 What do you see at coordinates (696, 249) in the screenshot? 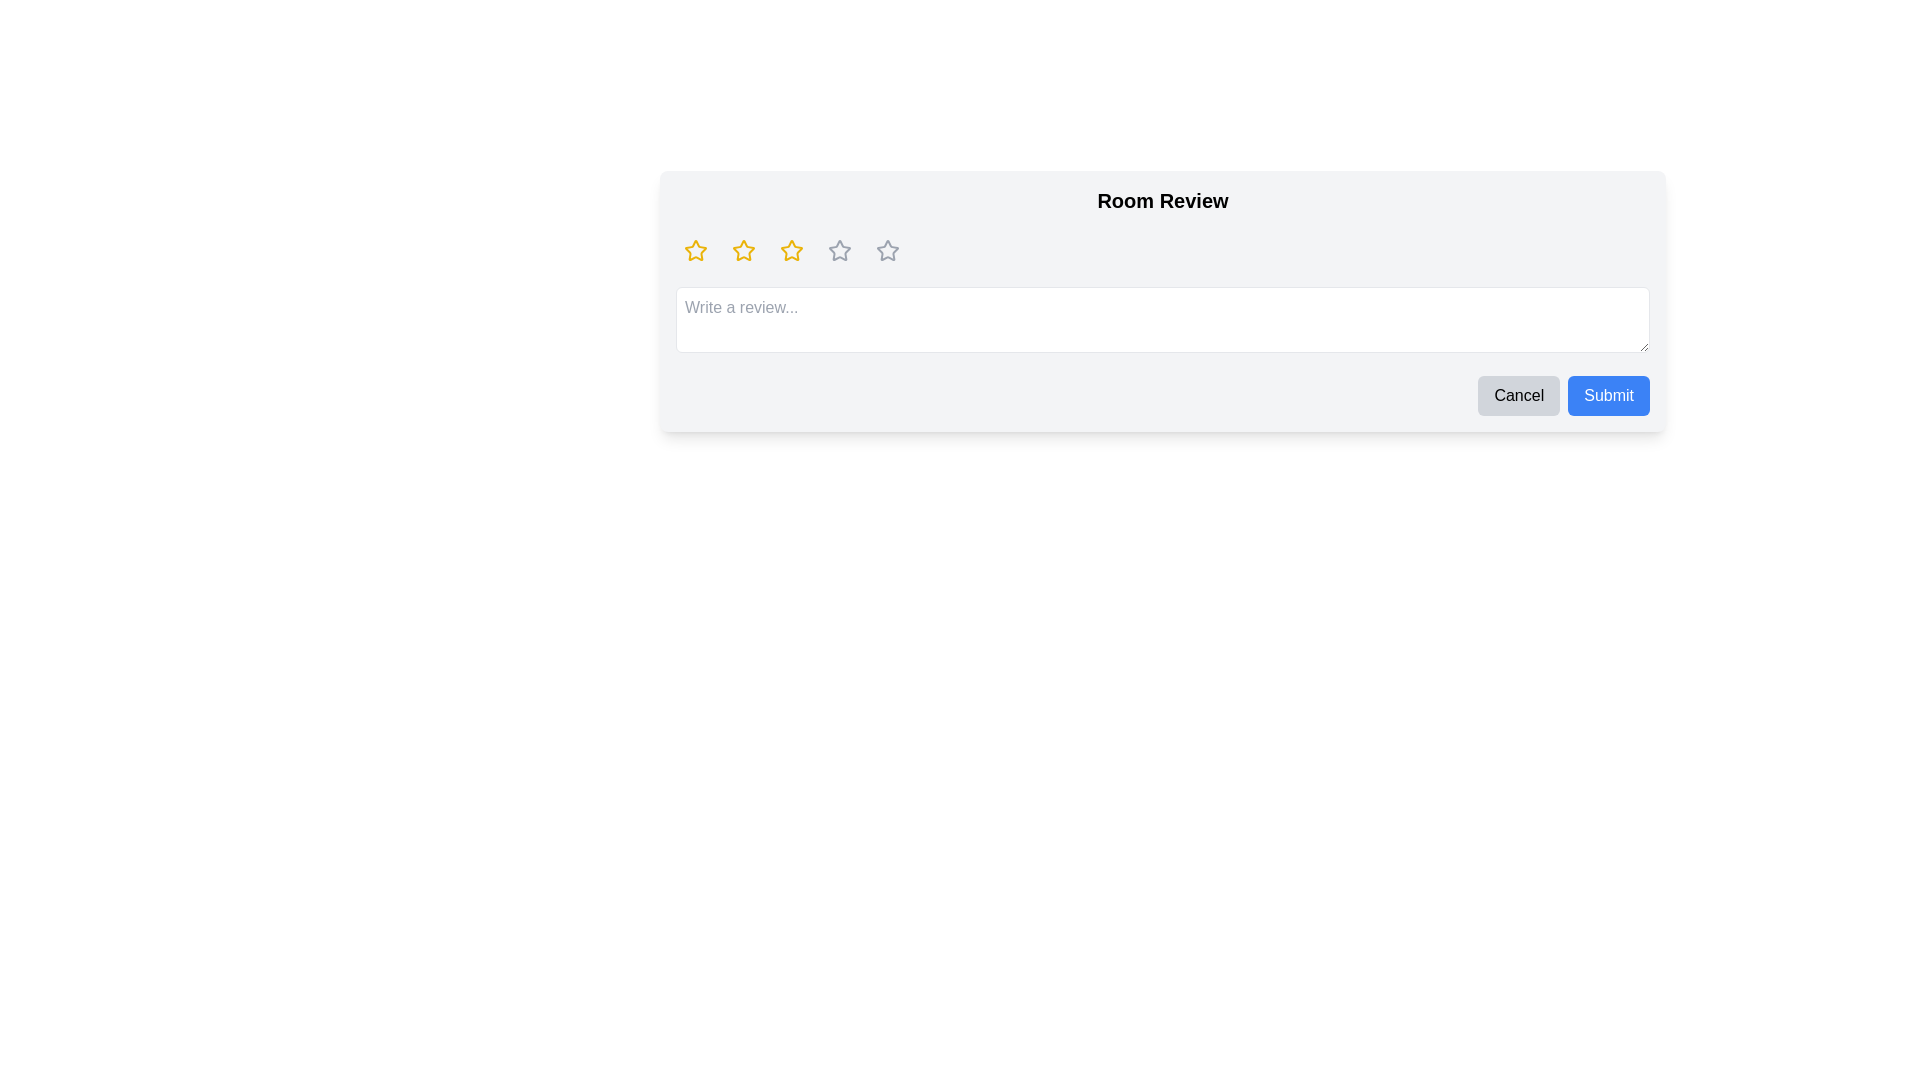
I see `the first star-shaped rating icon in the horizontal row` at bounding box center [696, 249].